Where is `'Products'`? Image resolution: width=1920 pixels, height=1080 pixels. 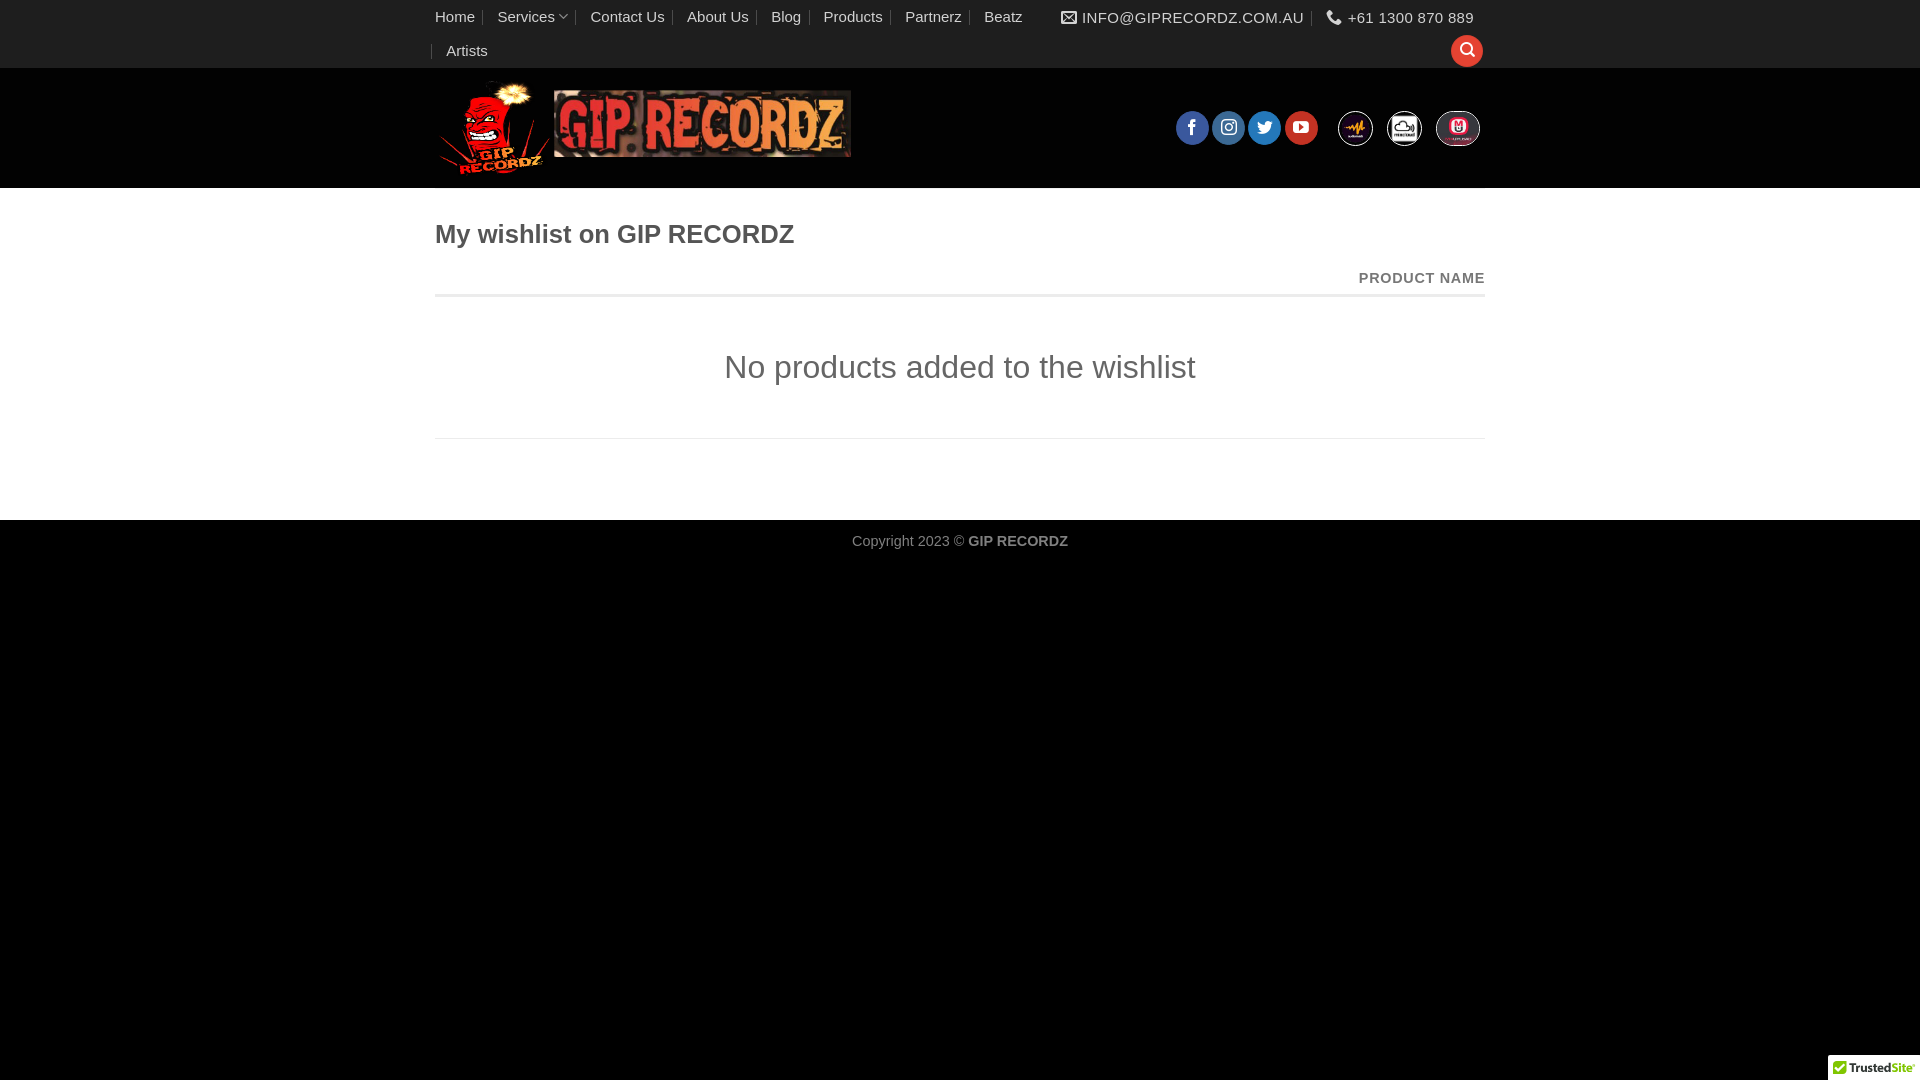
'Products' is located at coordinates (853, 16).